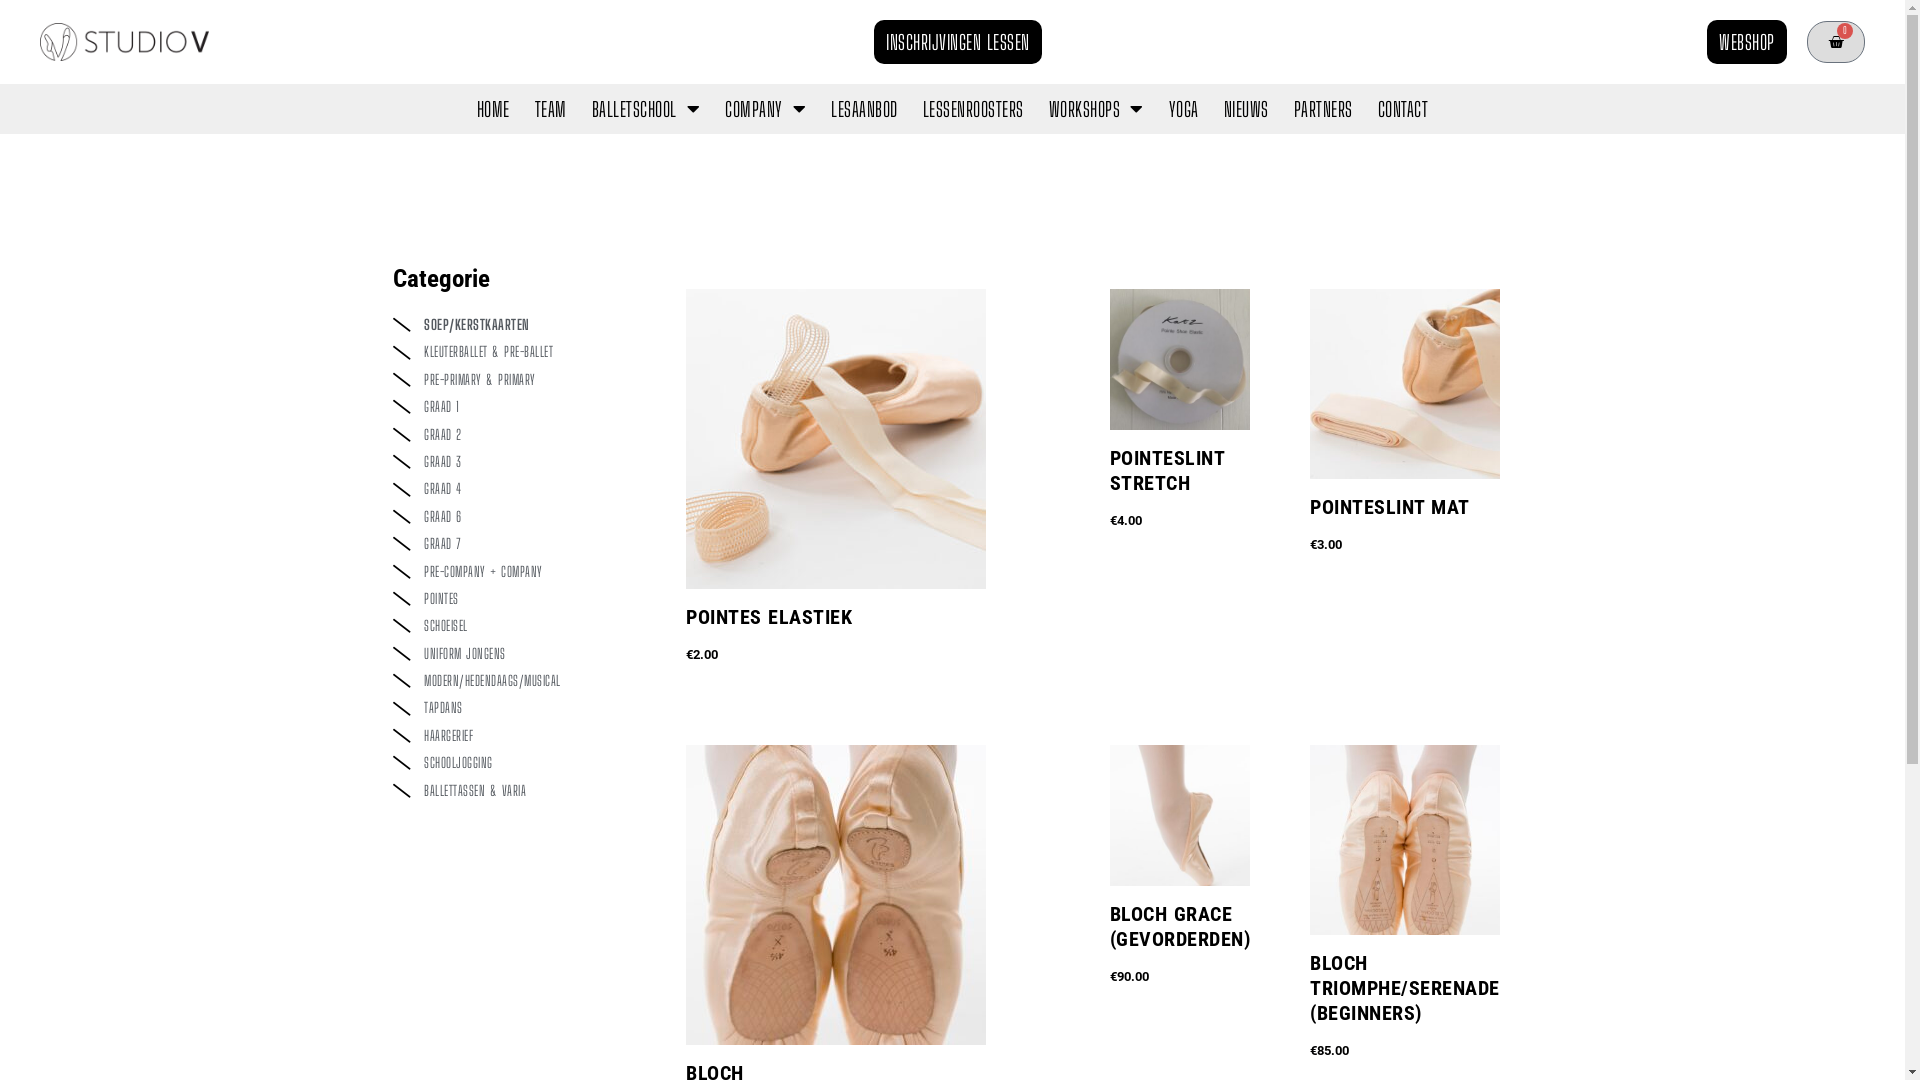 The image size is (1920, 1080). Describe the element at coordinates (646, 108) in the screenshot. I see `'BALLETSCHOOL'` at that location.